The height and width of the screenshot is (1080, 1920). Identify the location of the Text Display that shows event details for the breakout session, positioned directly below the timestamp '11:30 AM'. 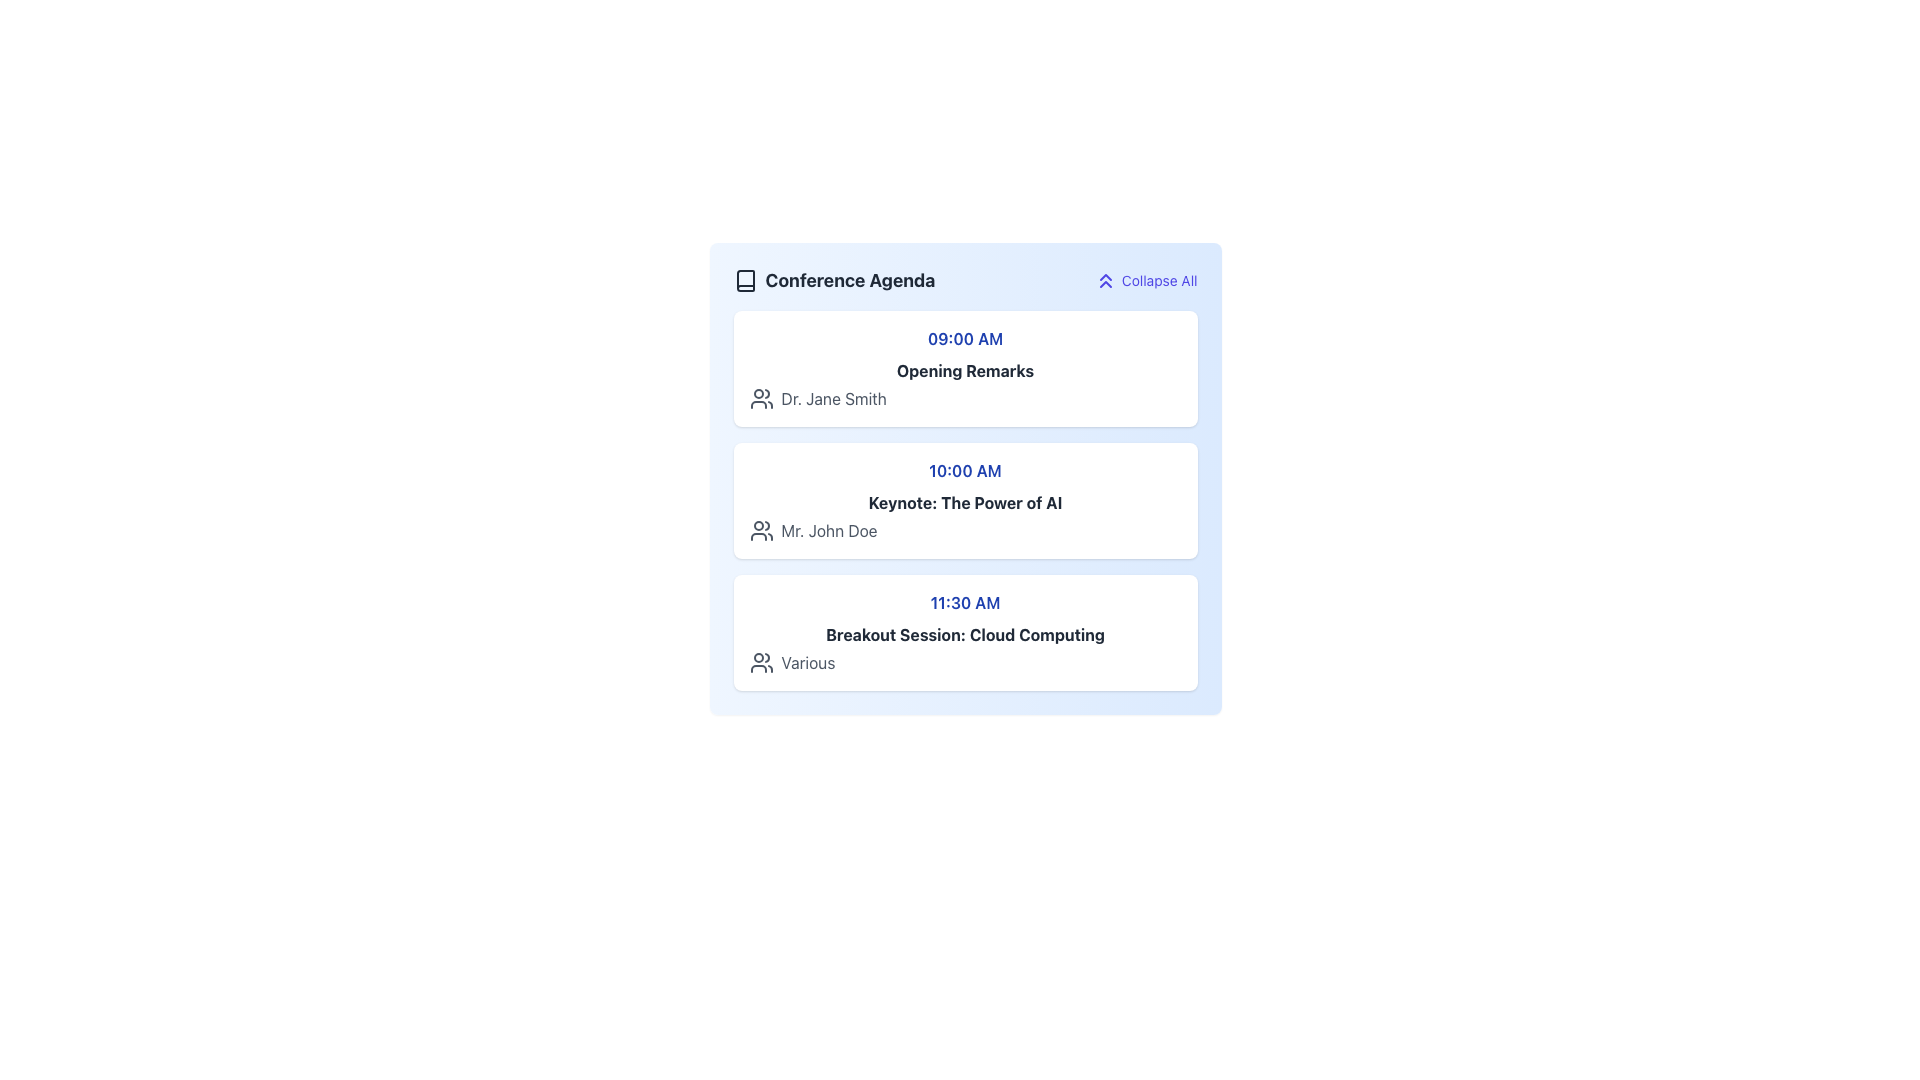
(965, 648).